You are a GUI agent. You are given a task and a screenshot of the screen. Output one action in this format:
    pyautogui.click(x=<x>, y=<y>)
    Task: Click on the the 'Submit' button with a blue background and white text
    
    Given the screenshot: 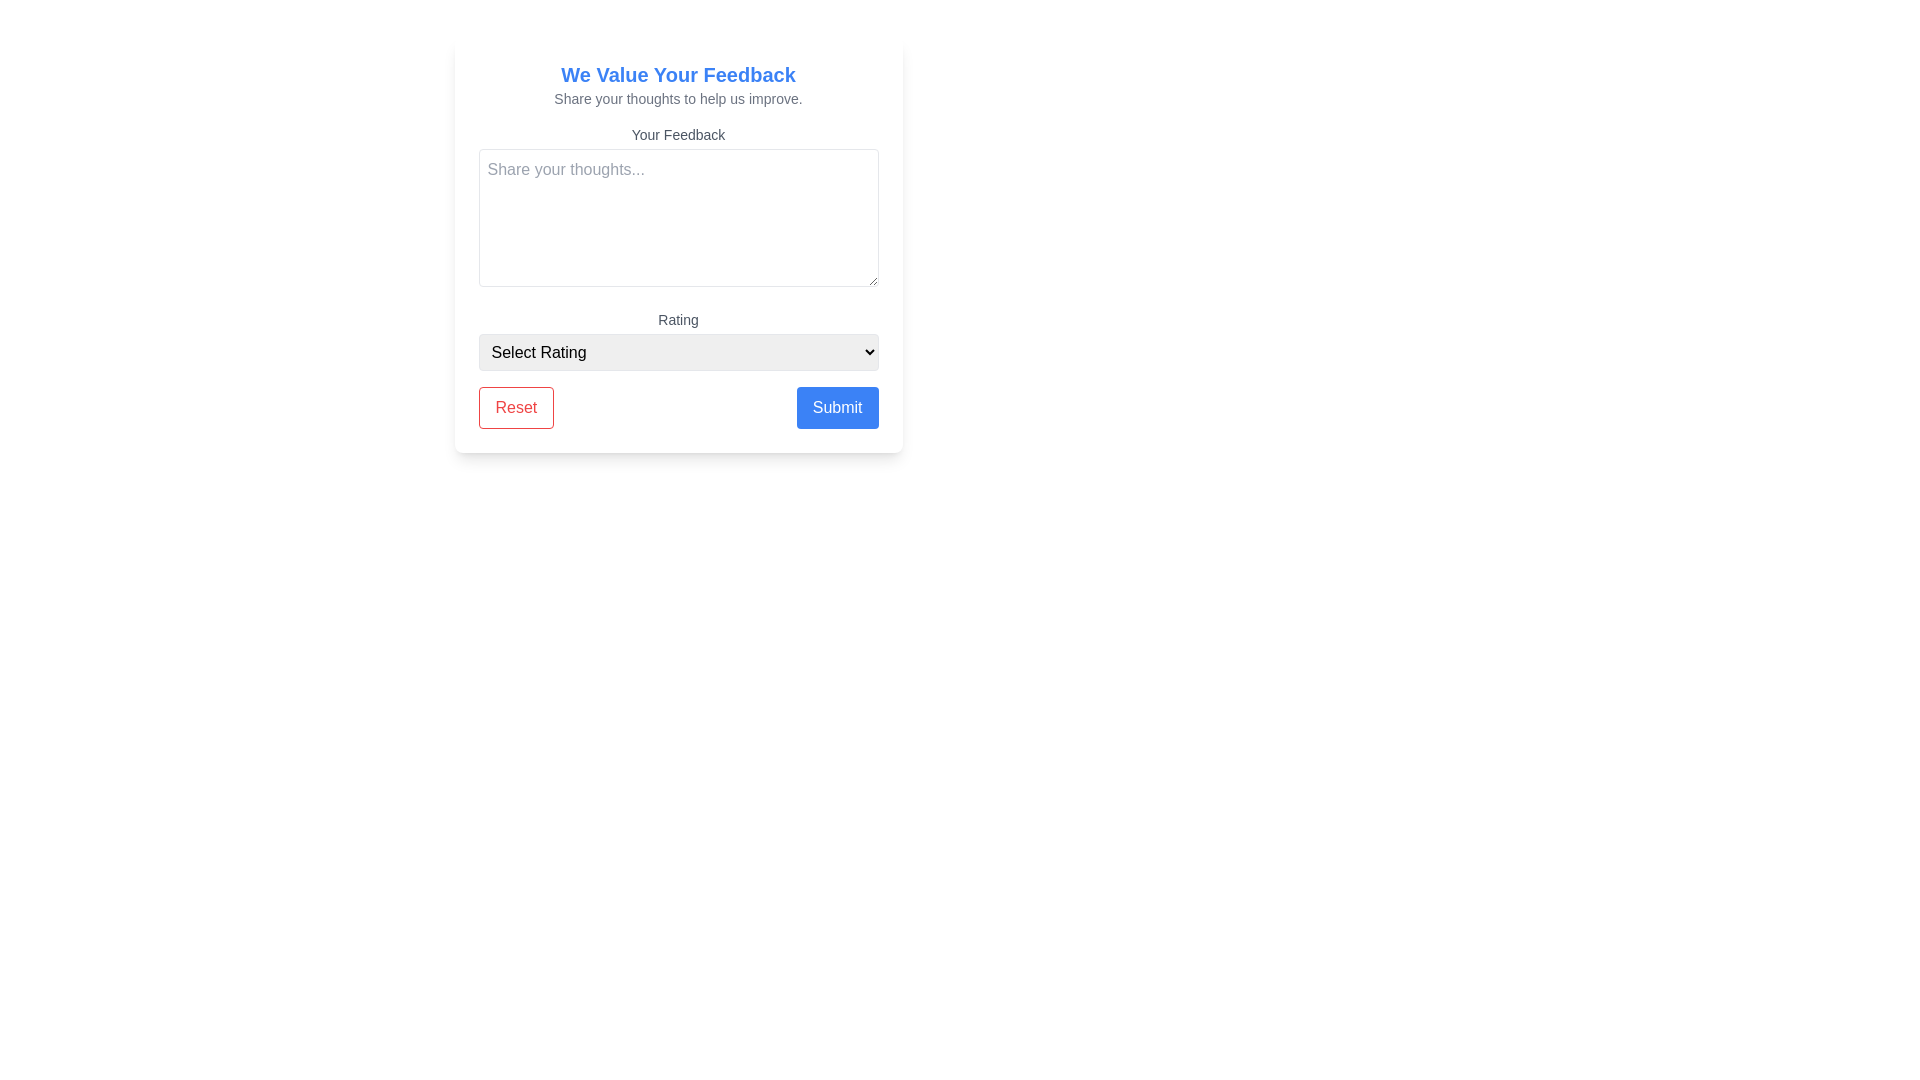 What is the action you would take?
    pyautogui.click(x=837, y=407)
    